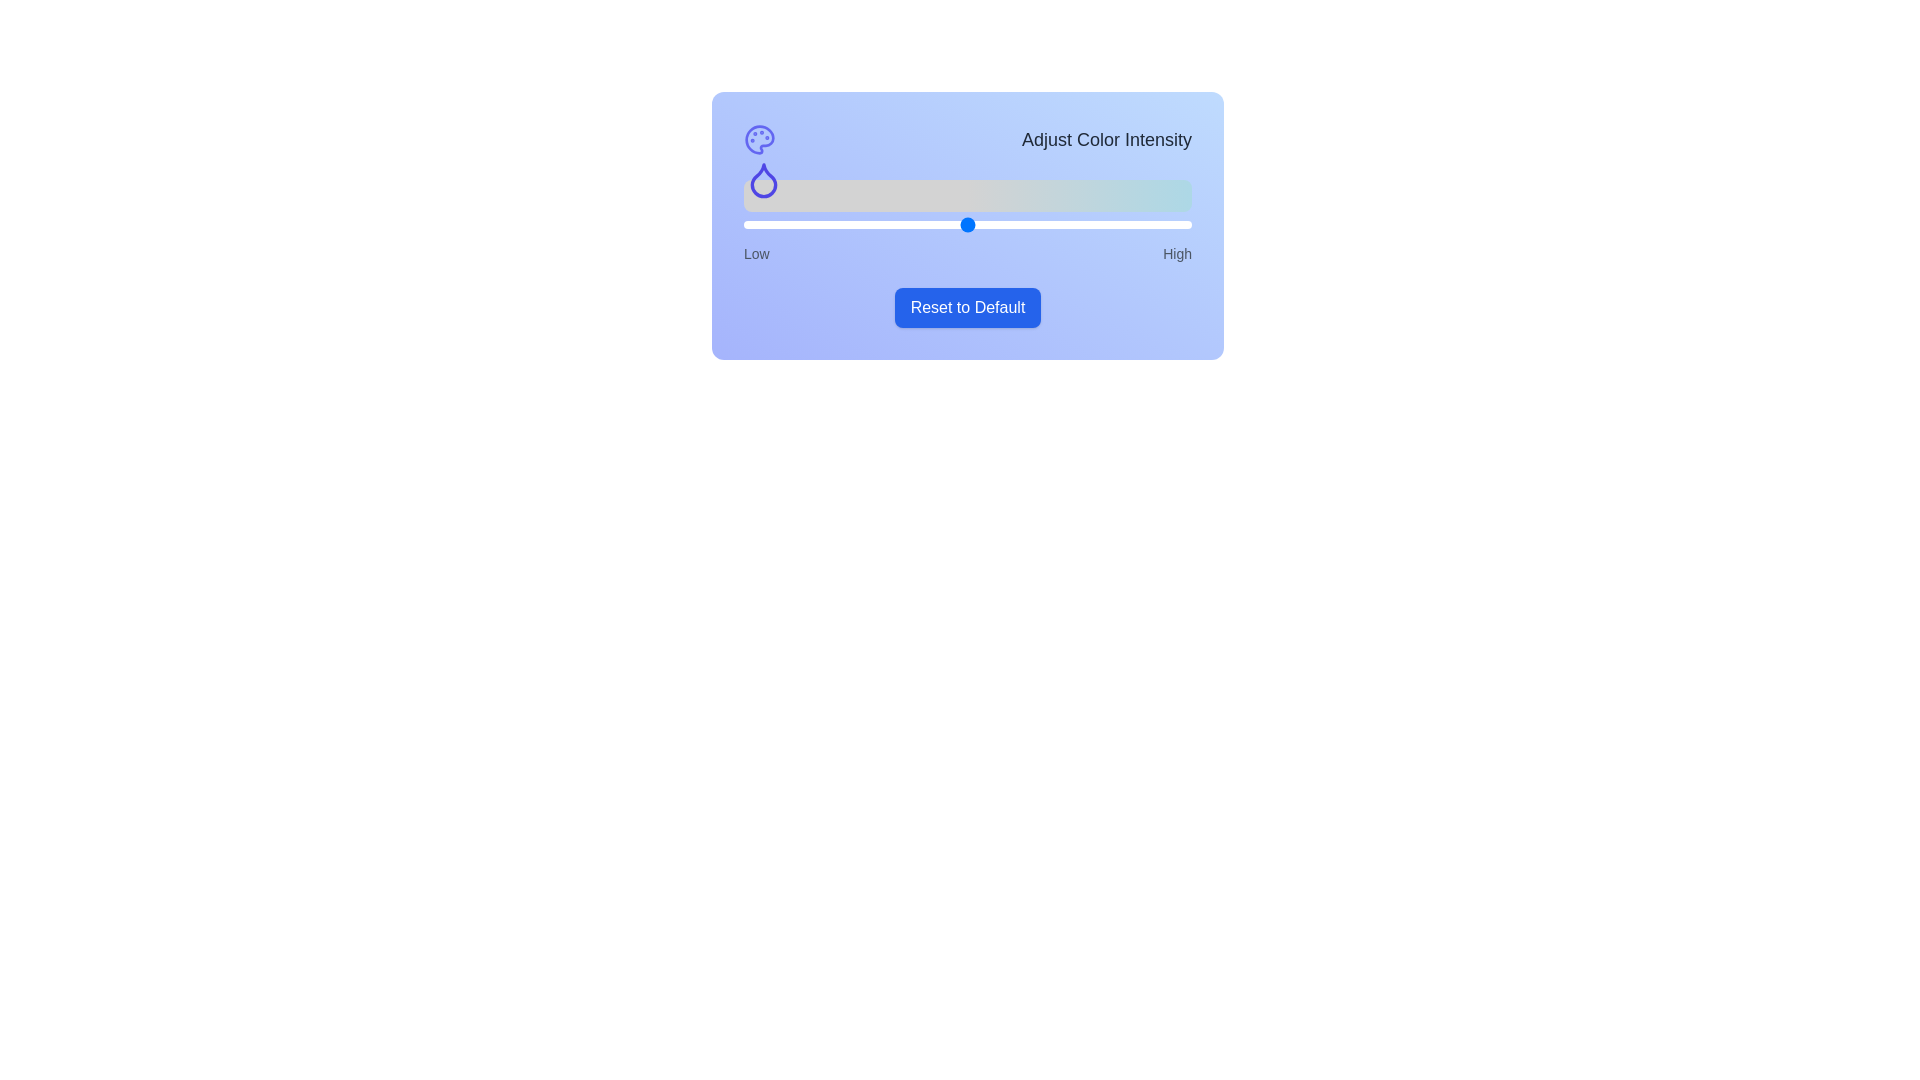 This screenshot has width=1920, height=1080. Describe the element at coordinates (1043, 224) in the screenshot. I see `the slider to set the color intensity to 67` at that location.